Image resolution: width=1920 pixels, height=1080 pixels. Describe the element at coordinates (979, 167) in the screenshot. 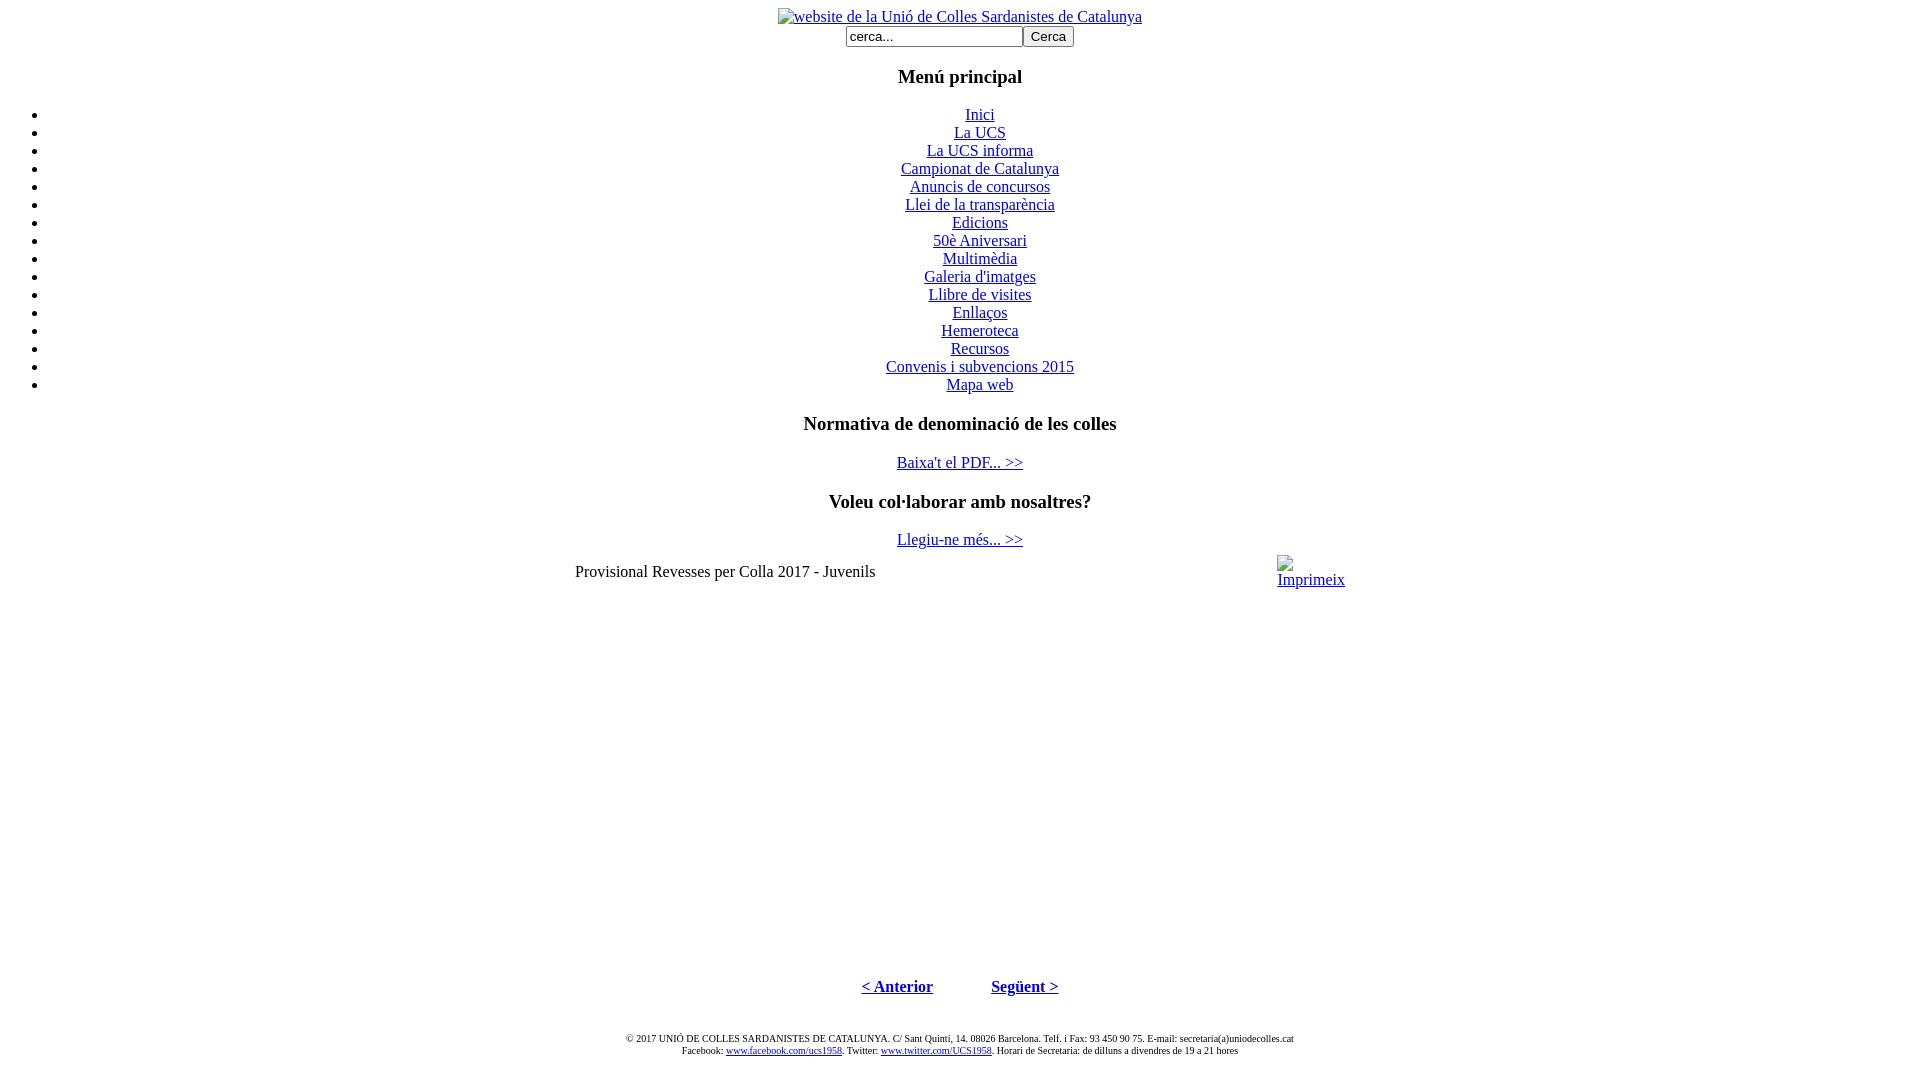

I see `'Campionat de Catalunya'` at that location.